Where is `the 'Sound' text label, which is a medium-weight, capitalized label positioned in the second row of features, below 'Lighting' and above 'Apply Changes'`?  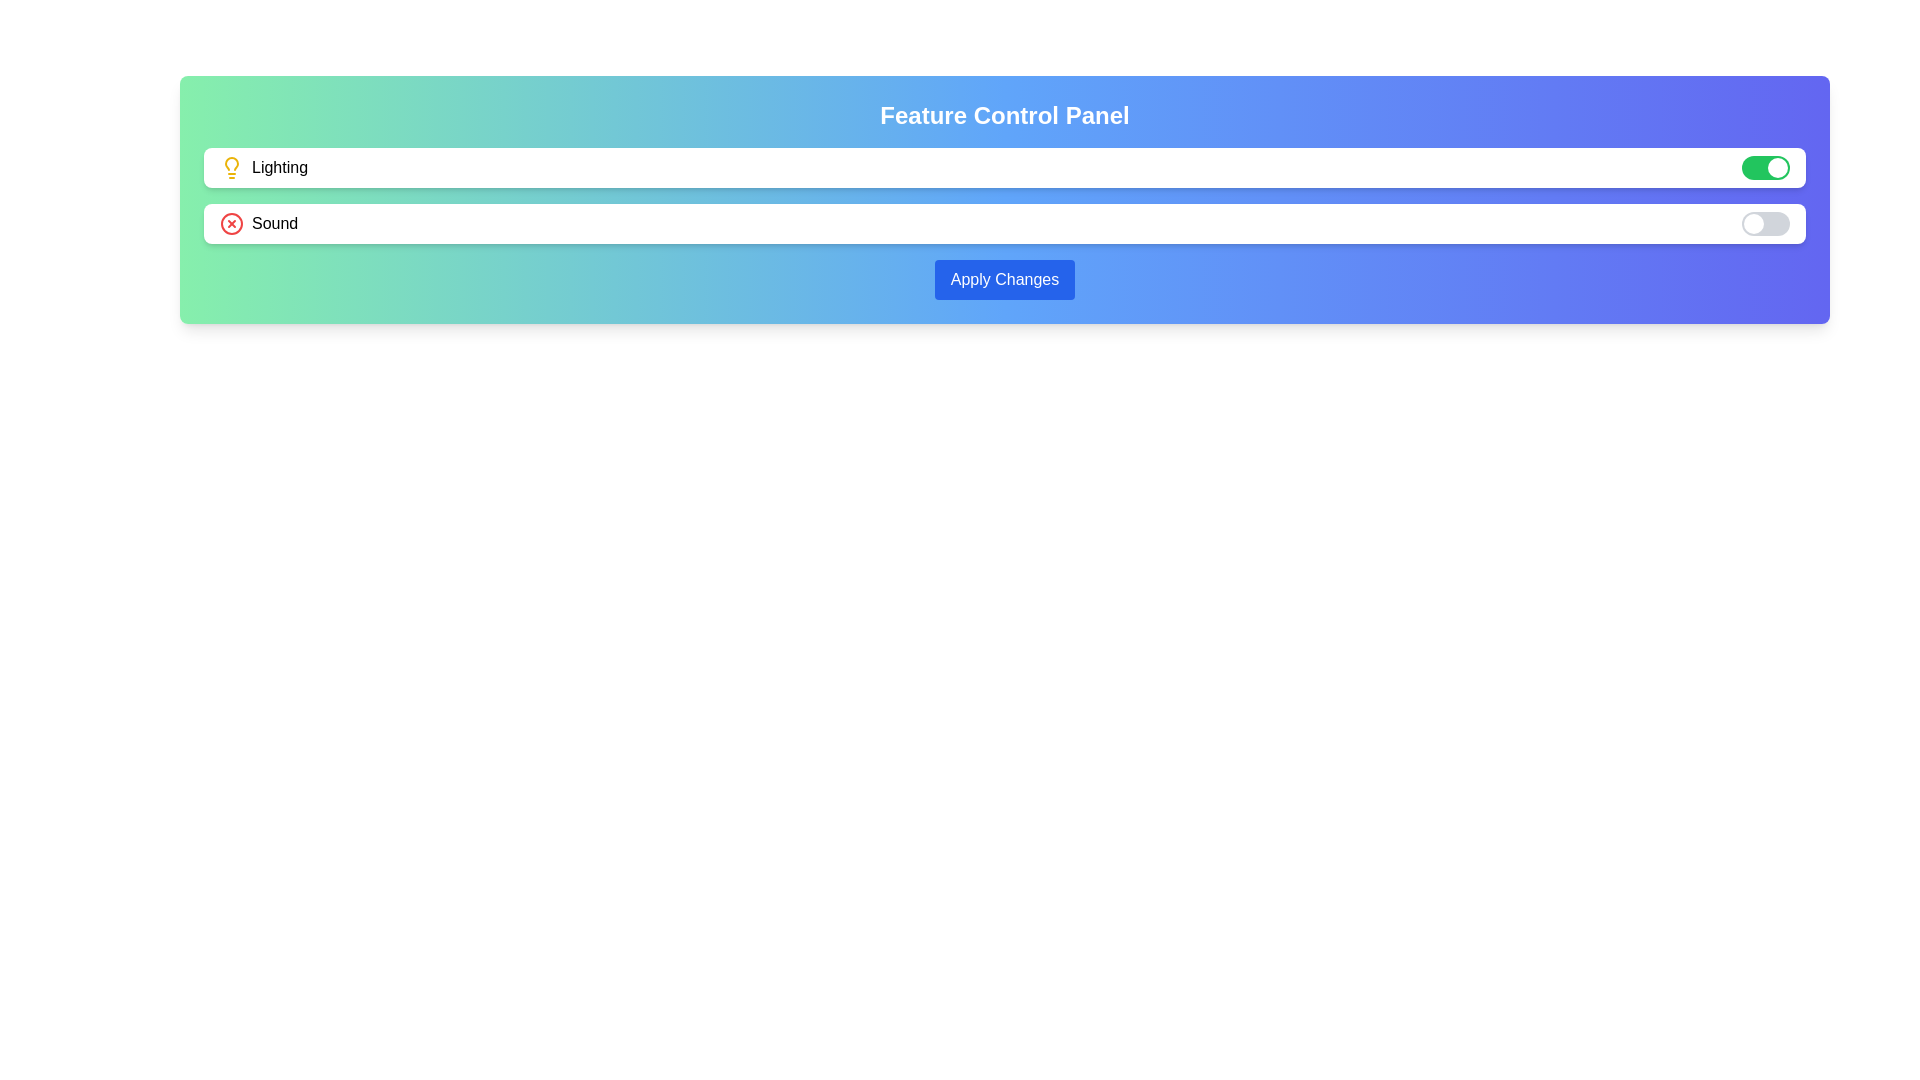 the 'Sound' text label, which is a medium-weight, capitalized label positioned in the second row of features, below 'Lighting' and above 'Apply Changes' is located at coordinates (274, 223).